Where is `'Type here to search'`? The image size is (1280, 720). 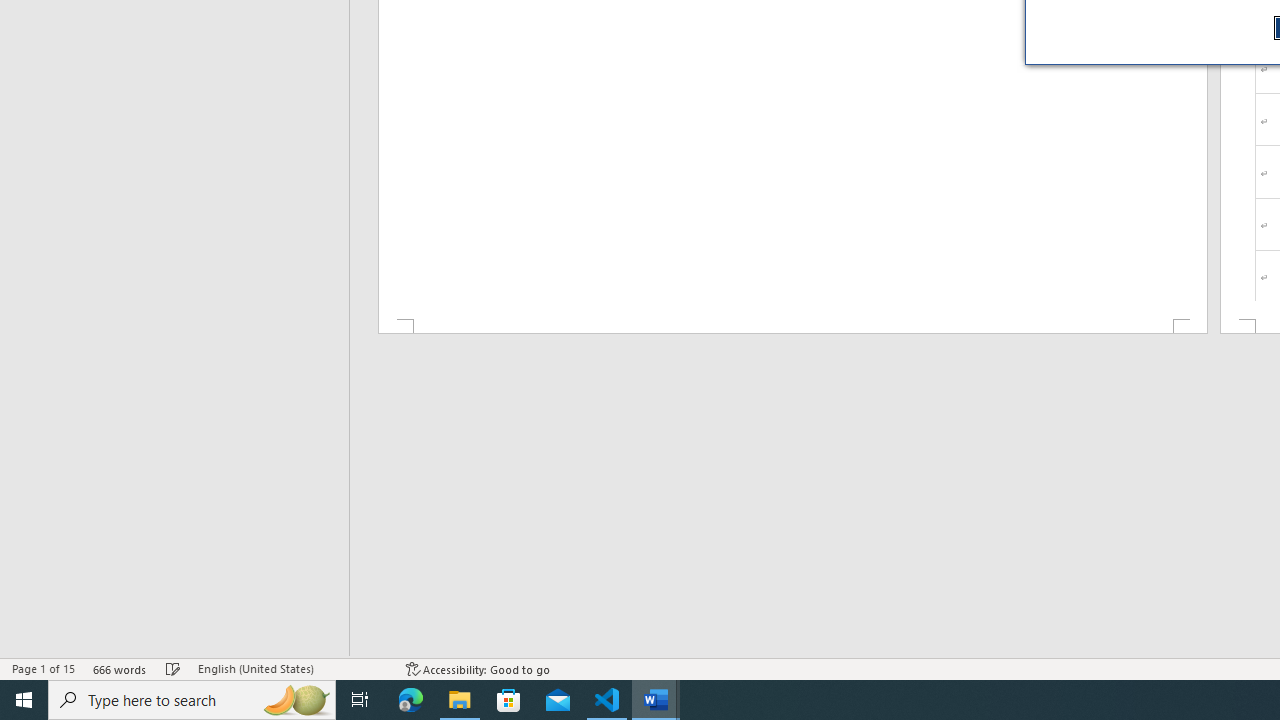
'Type here to search' is located at coordinates (192, 698).